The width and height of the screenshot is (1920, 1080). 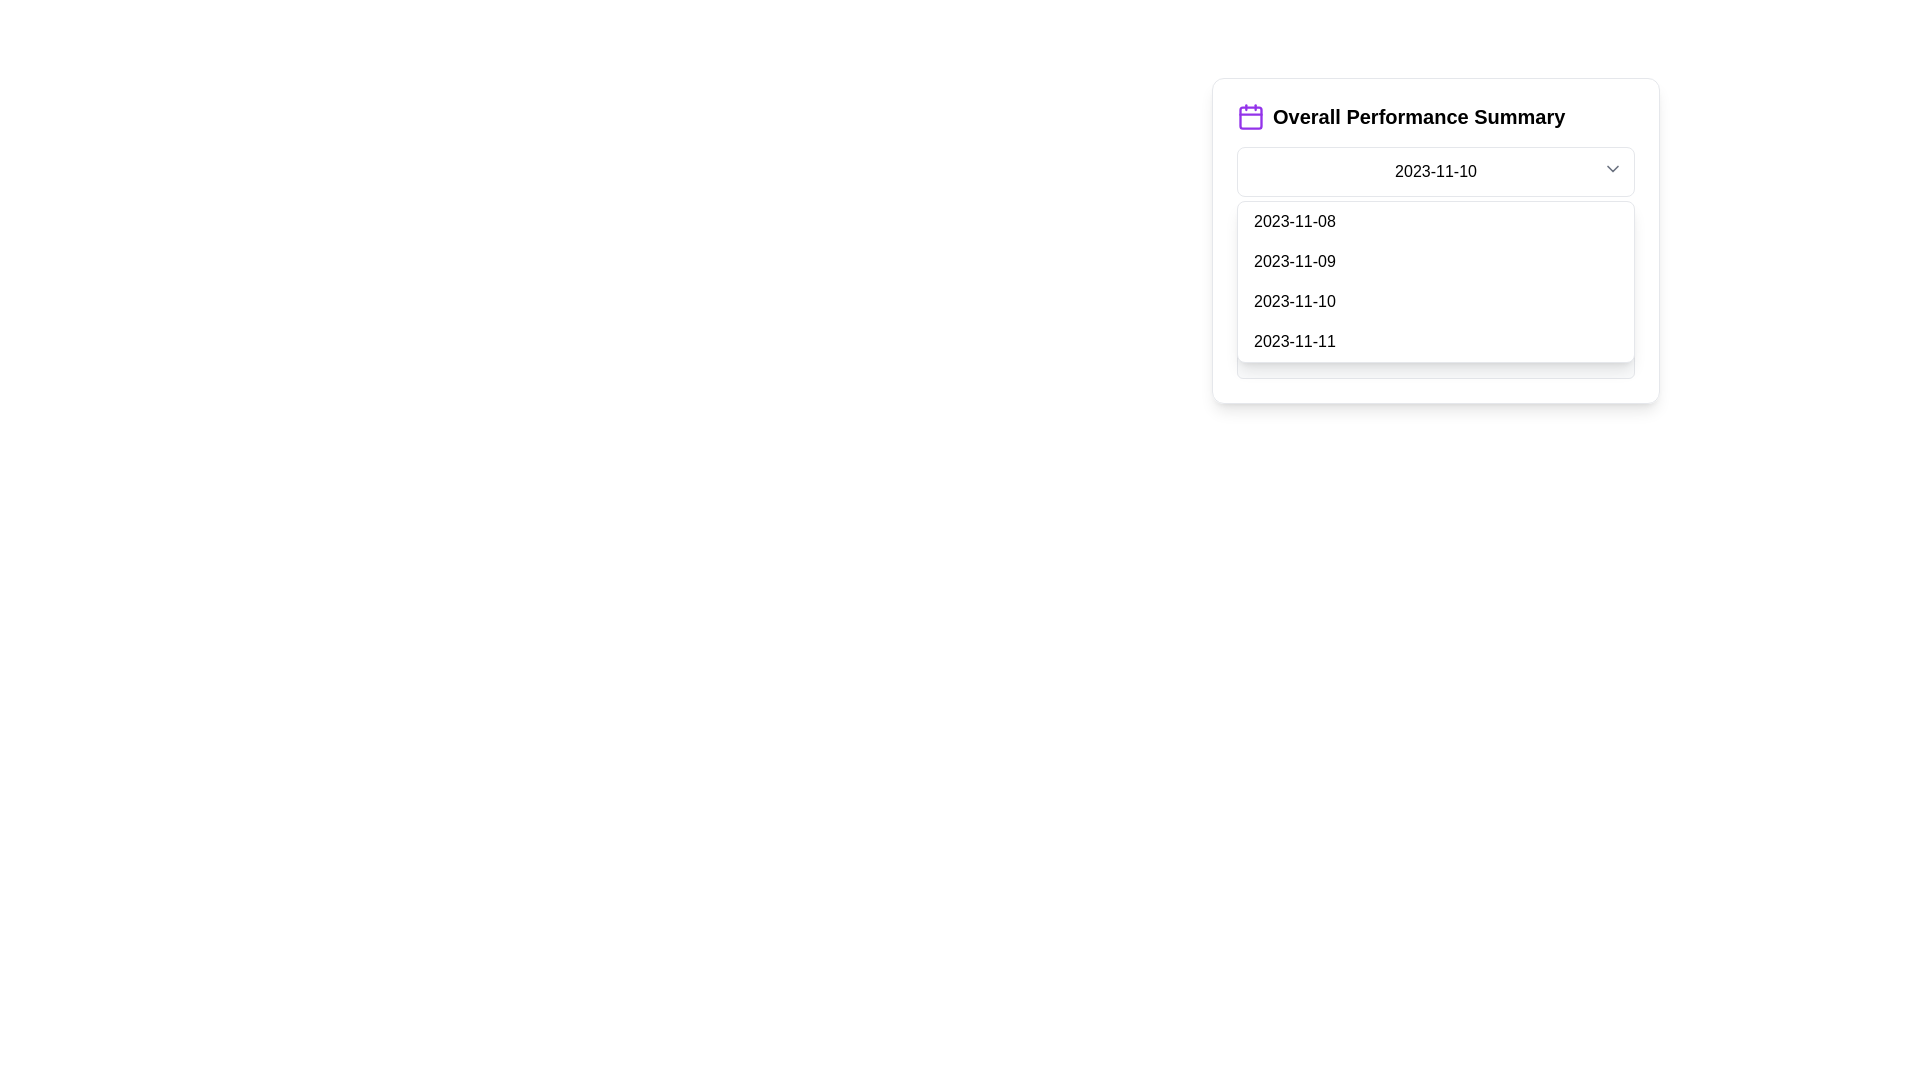 What do you see at coordinates (1434, 341) in the screenshot?
I see `the fourth option in the dropdown menu` at bounding box center [1434, 341].